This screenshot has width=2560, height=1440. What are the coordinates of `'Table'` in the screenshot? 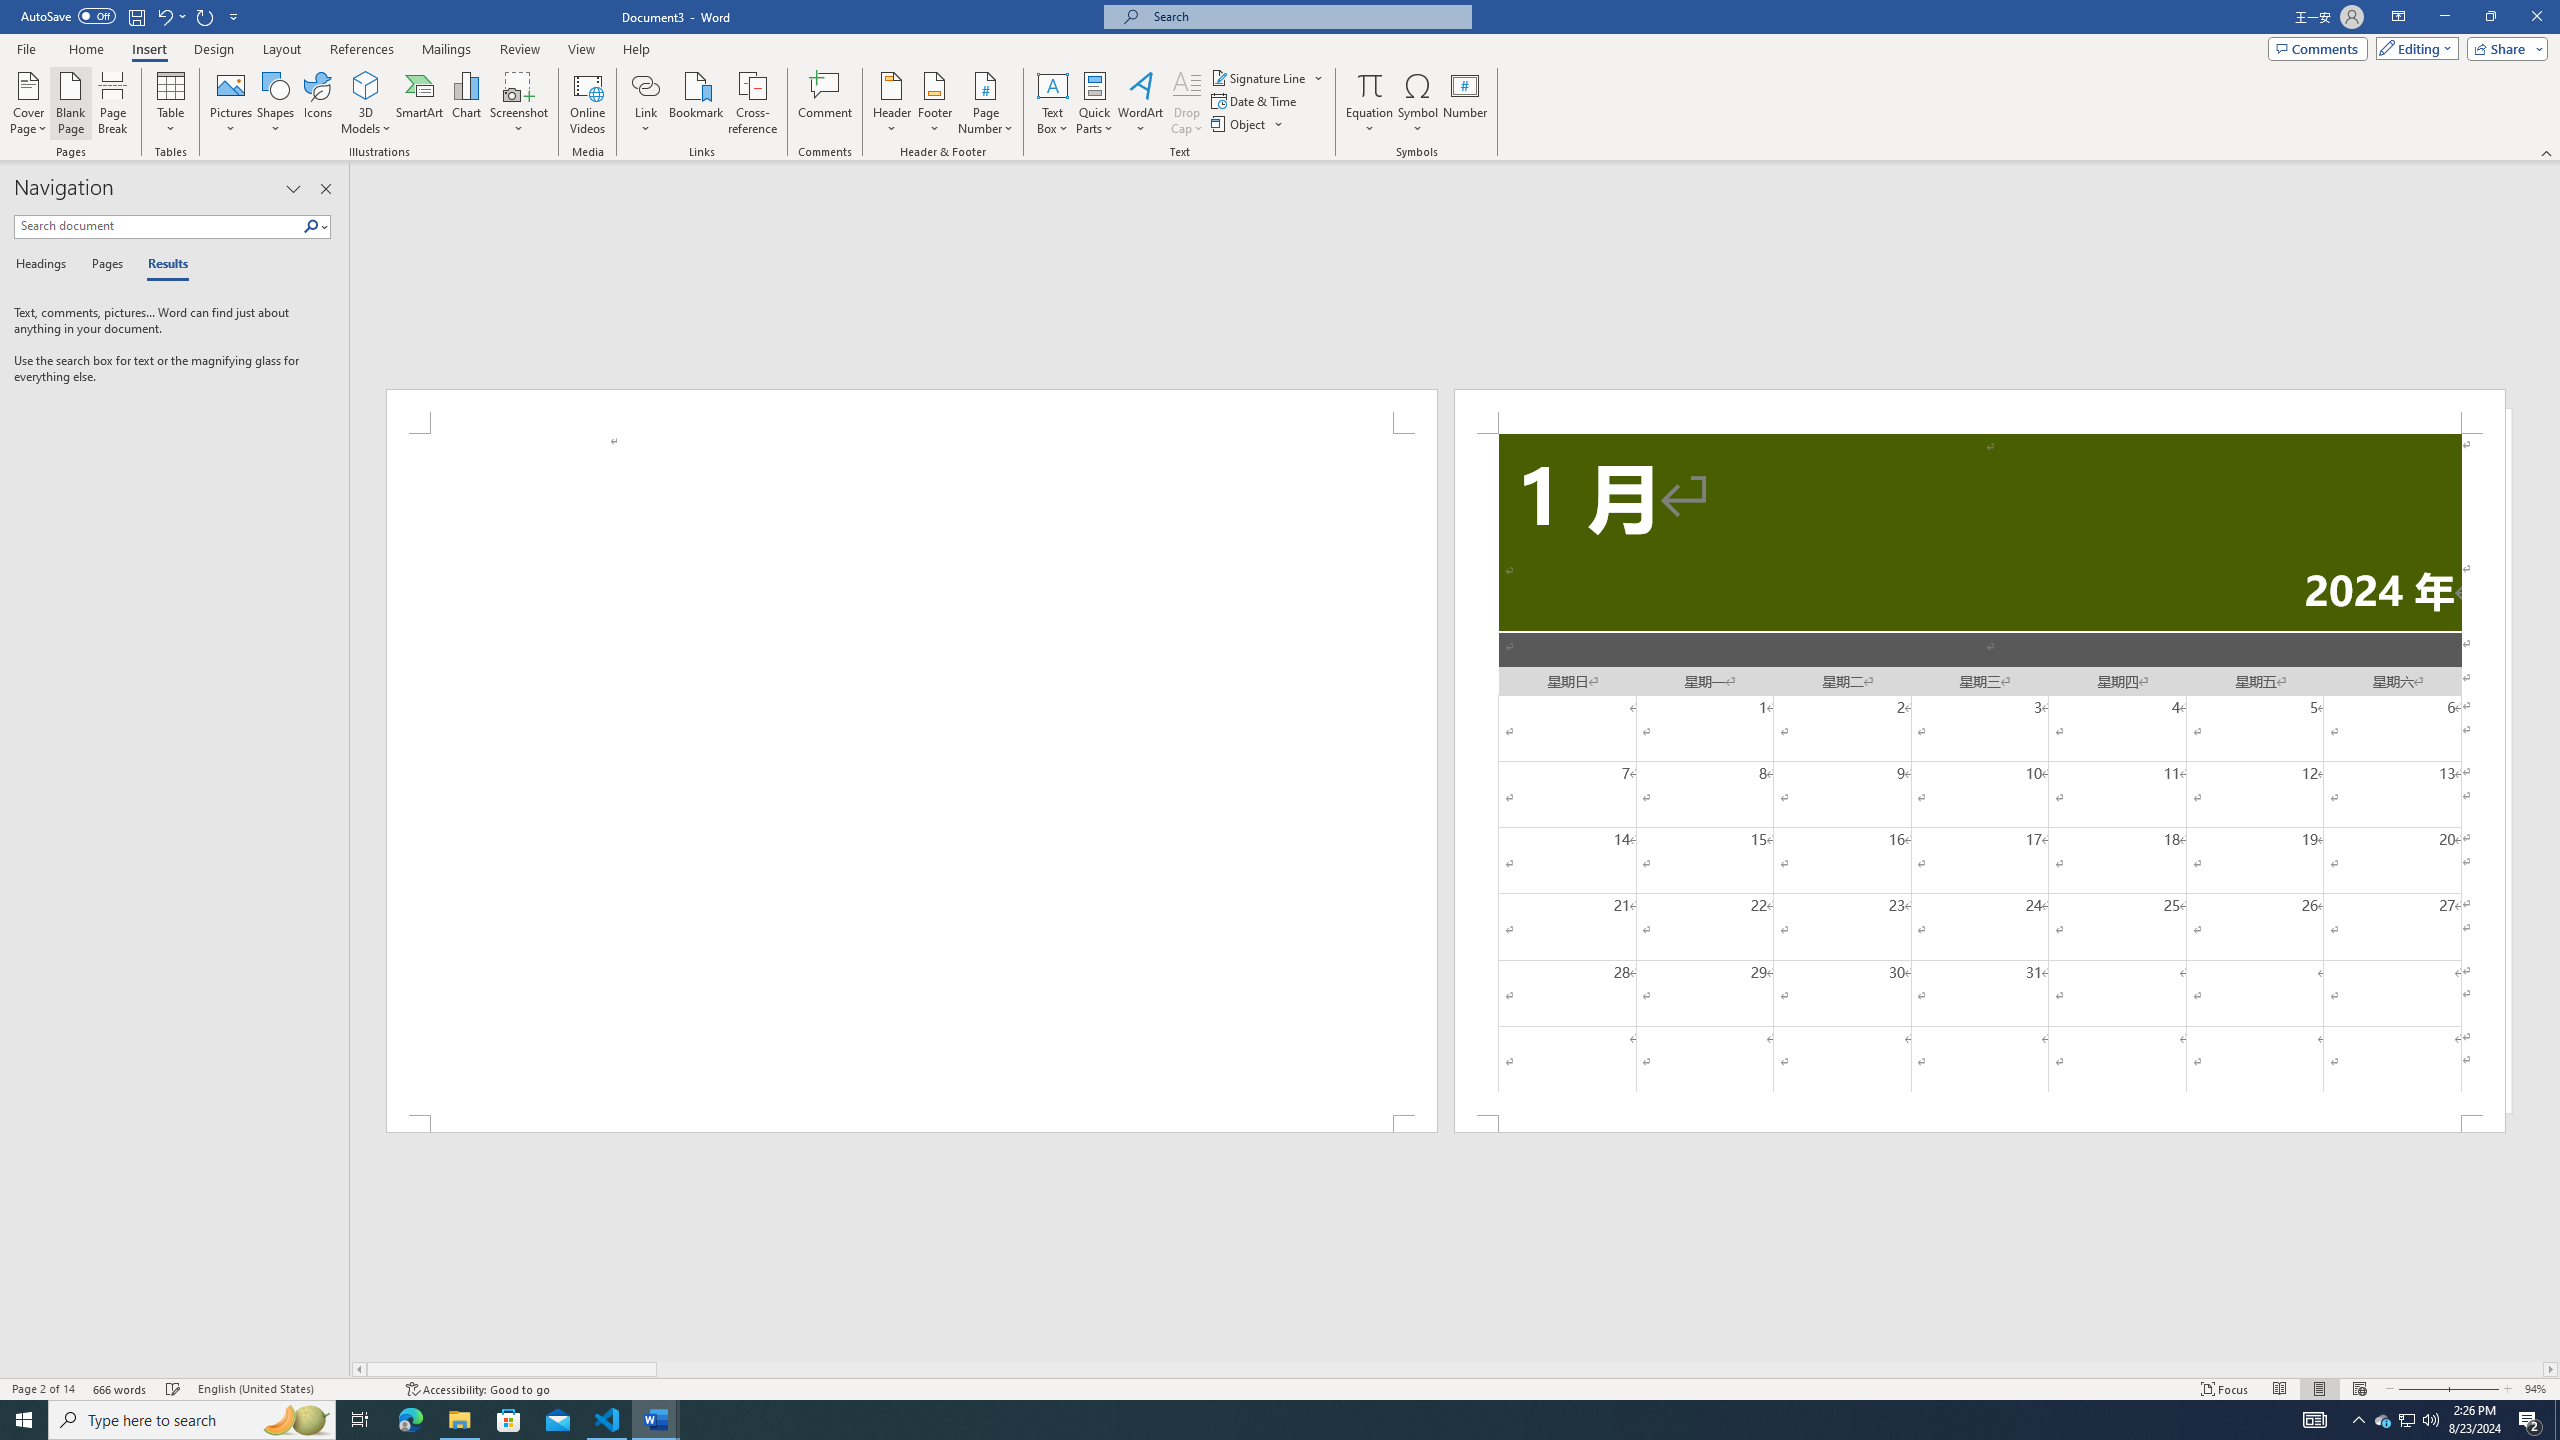 It's located at (171, 103).